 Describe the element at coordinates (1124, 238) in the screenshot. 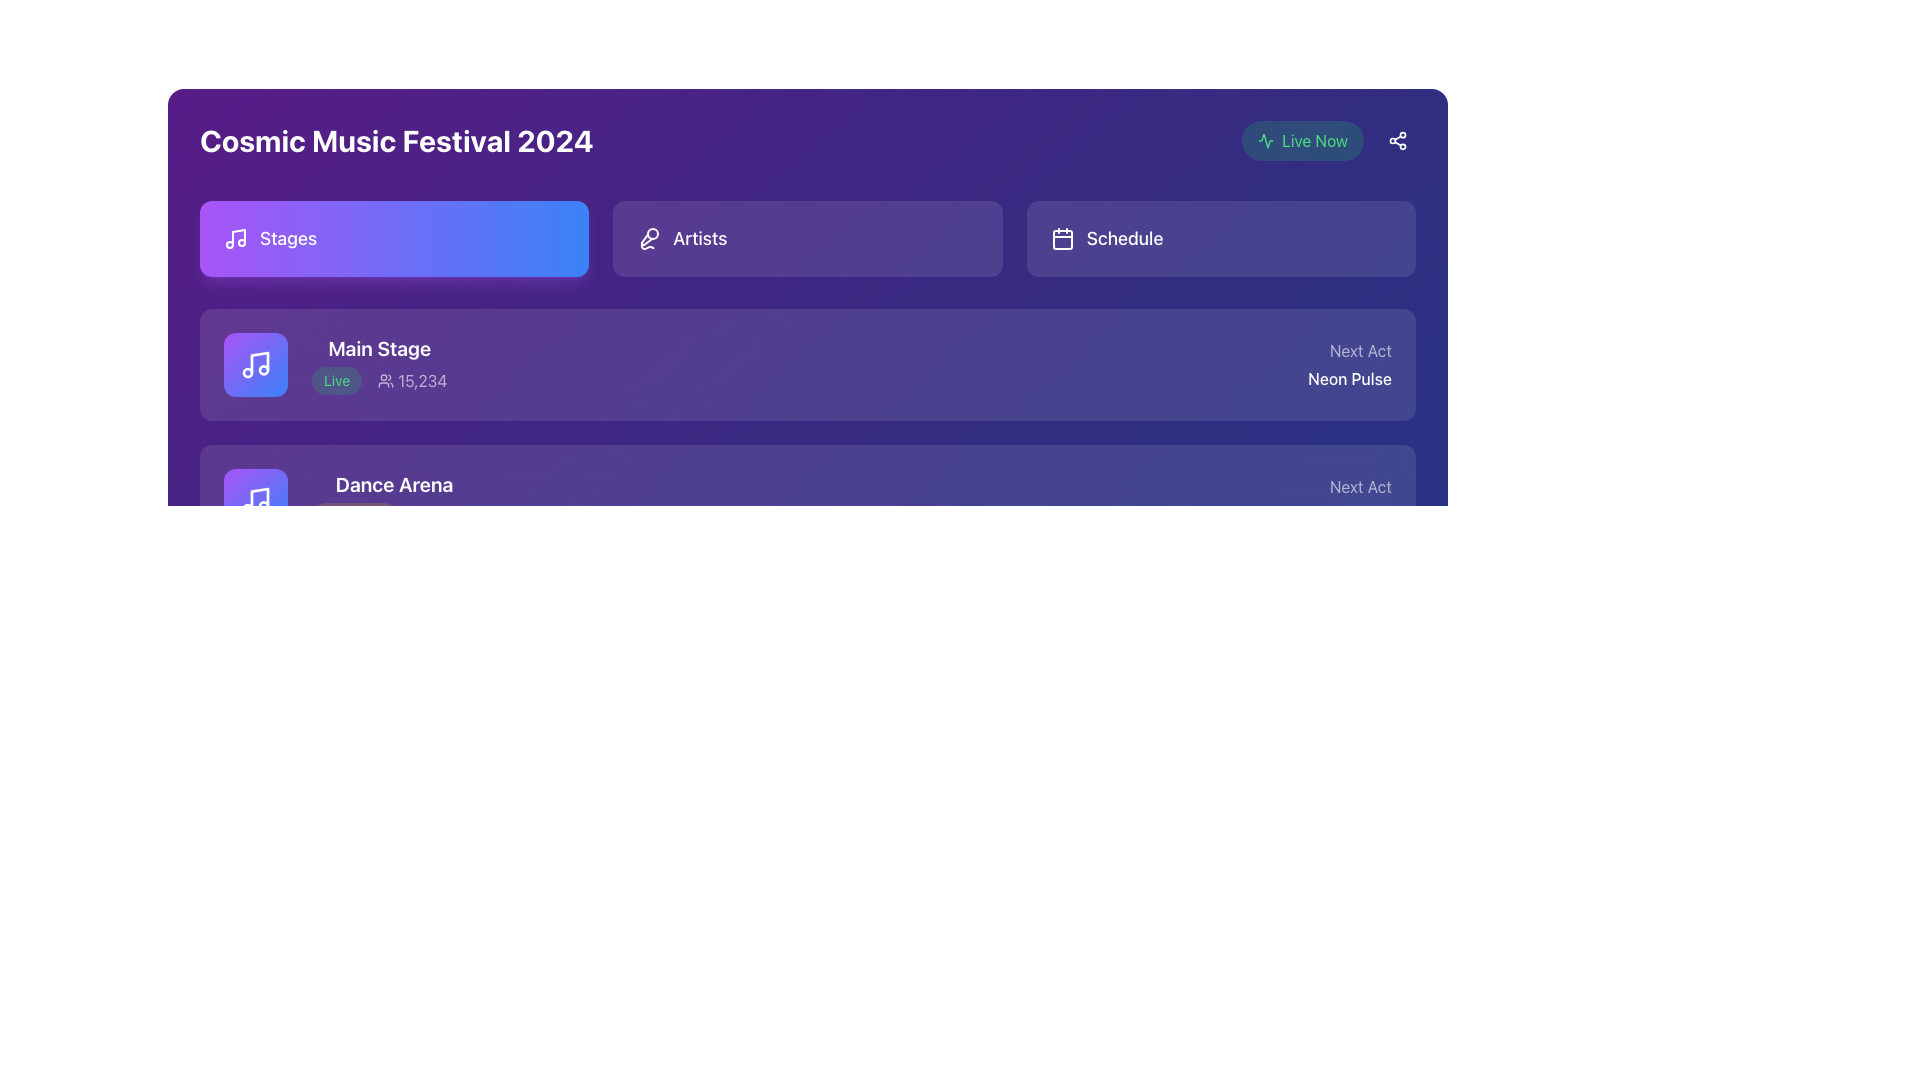

I see `the schedule label that indicates event management functionalities, positioned to the right of a calendar icon in the top-right corner of the interface` at that location.